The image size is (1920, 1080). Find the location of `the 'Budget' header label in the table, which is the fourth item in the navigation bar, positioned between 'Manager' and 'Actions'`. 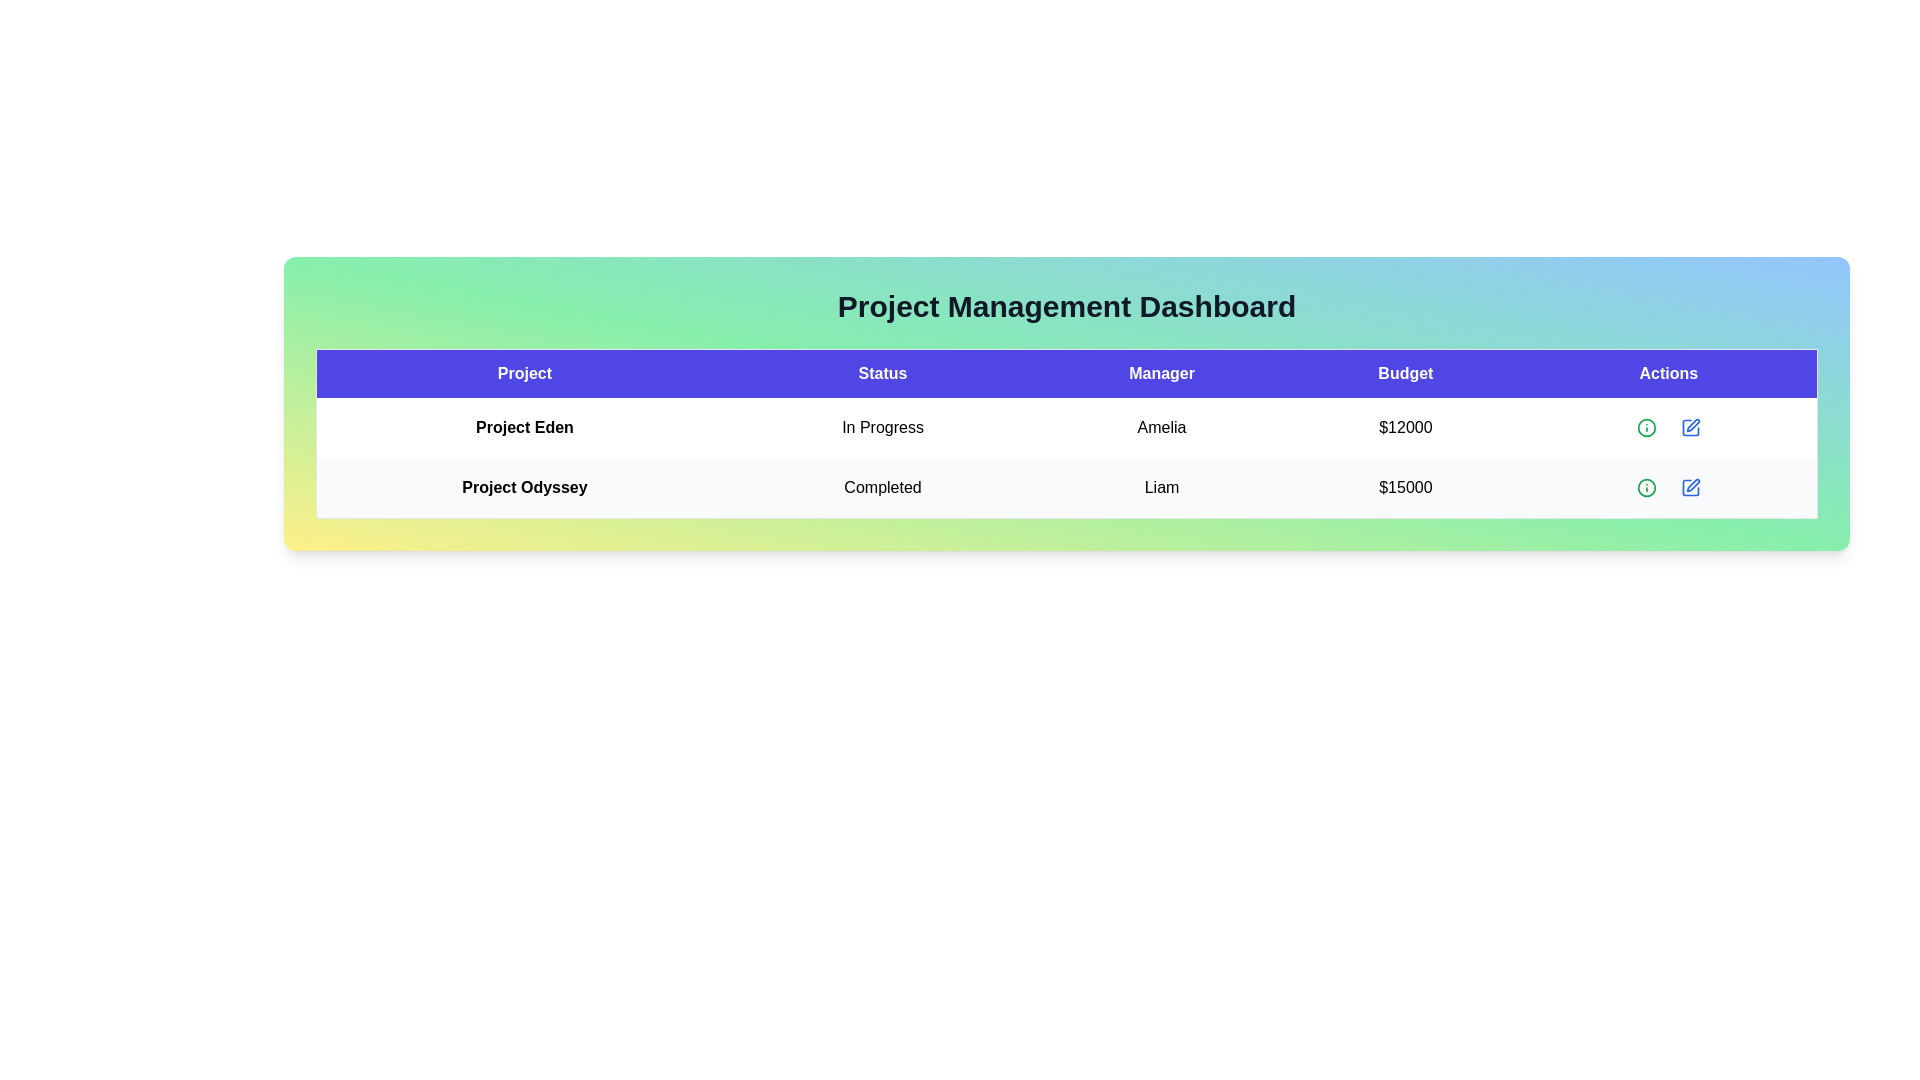

the 'Budget' header label in the table, which is the fourth item in the navigation bar, positioned between 'Manager' and 'Actions' is located at coordinates (1404, 373).